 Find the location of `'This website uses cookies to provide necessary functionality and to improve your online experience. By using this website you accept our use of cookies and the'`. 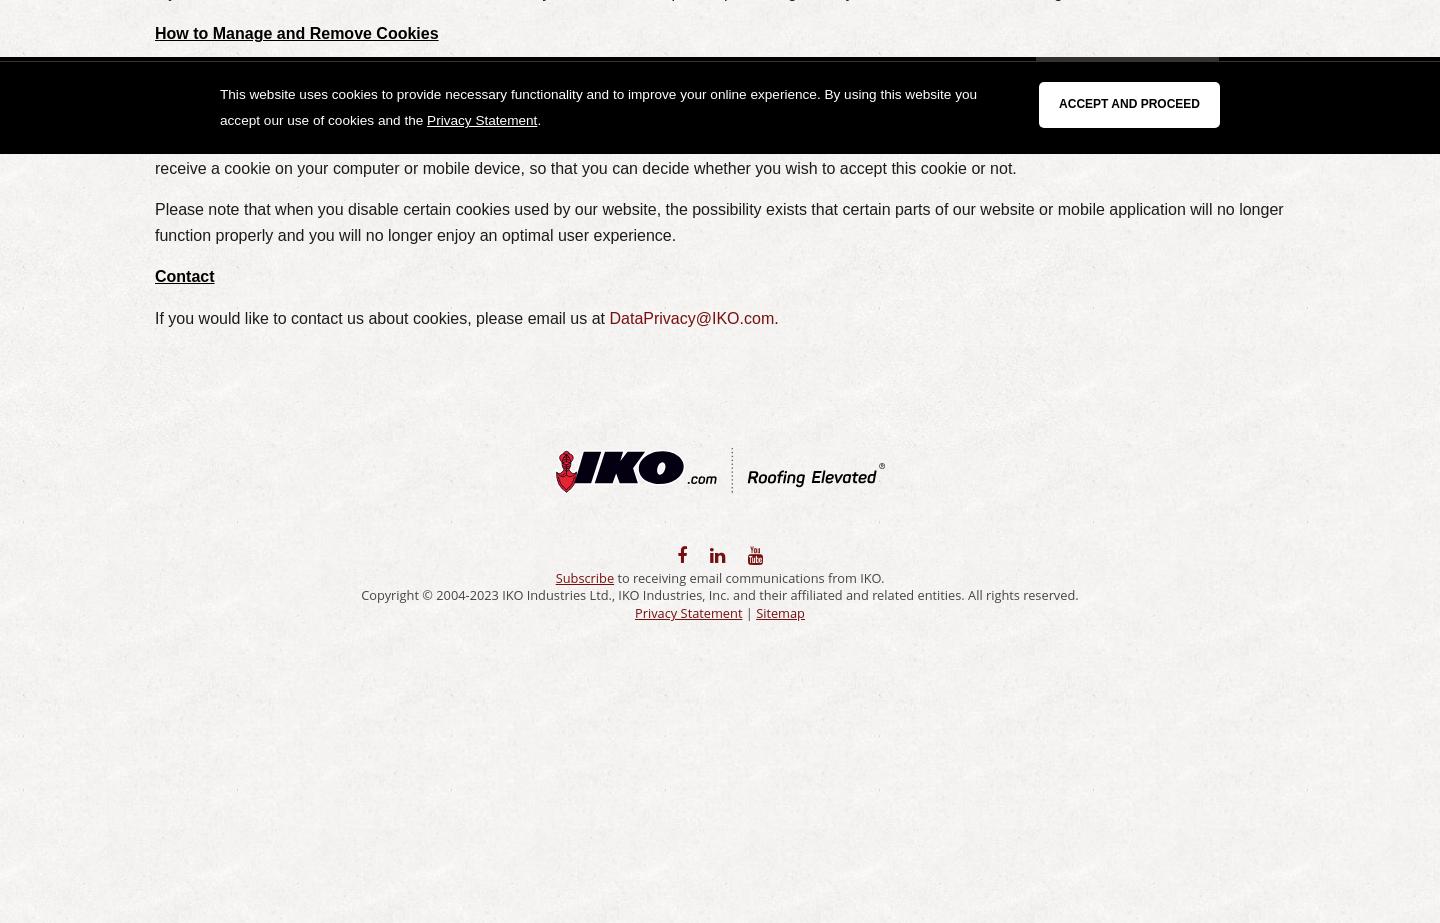

'This website uses cookies to provide necessary functionality and to improve your online experience. By using this website you accept our use of cookies and the' is located at coordinates (598, 107).